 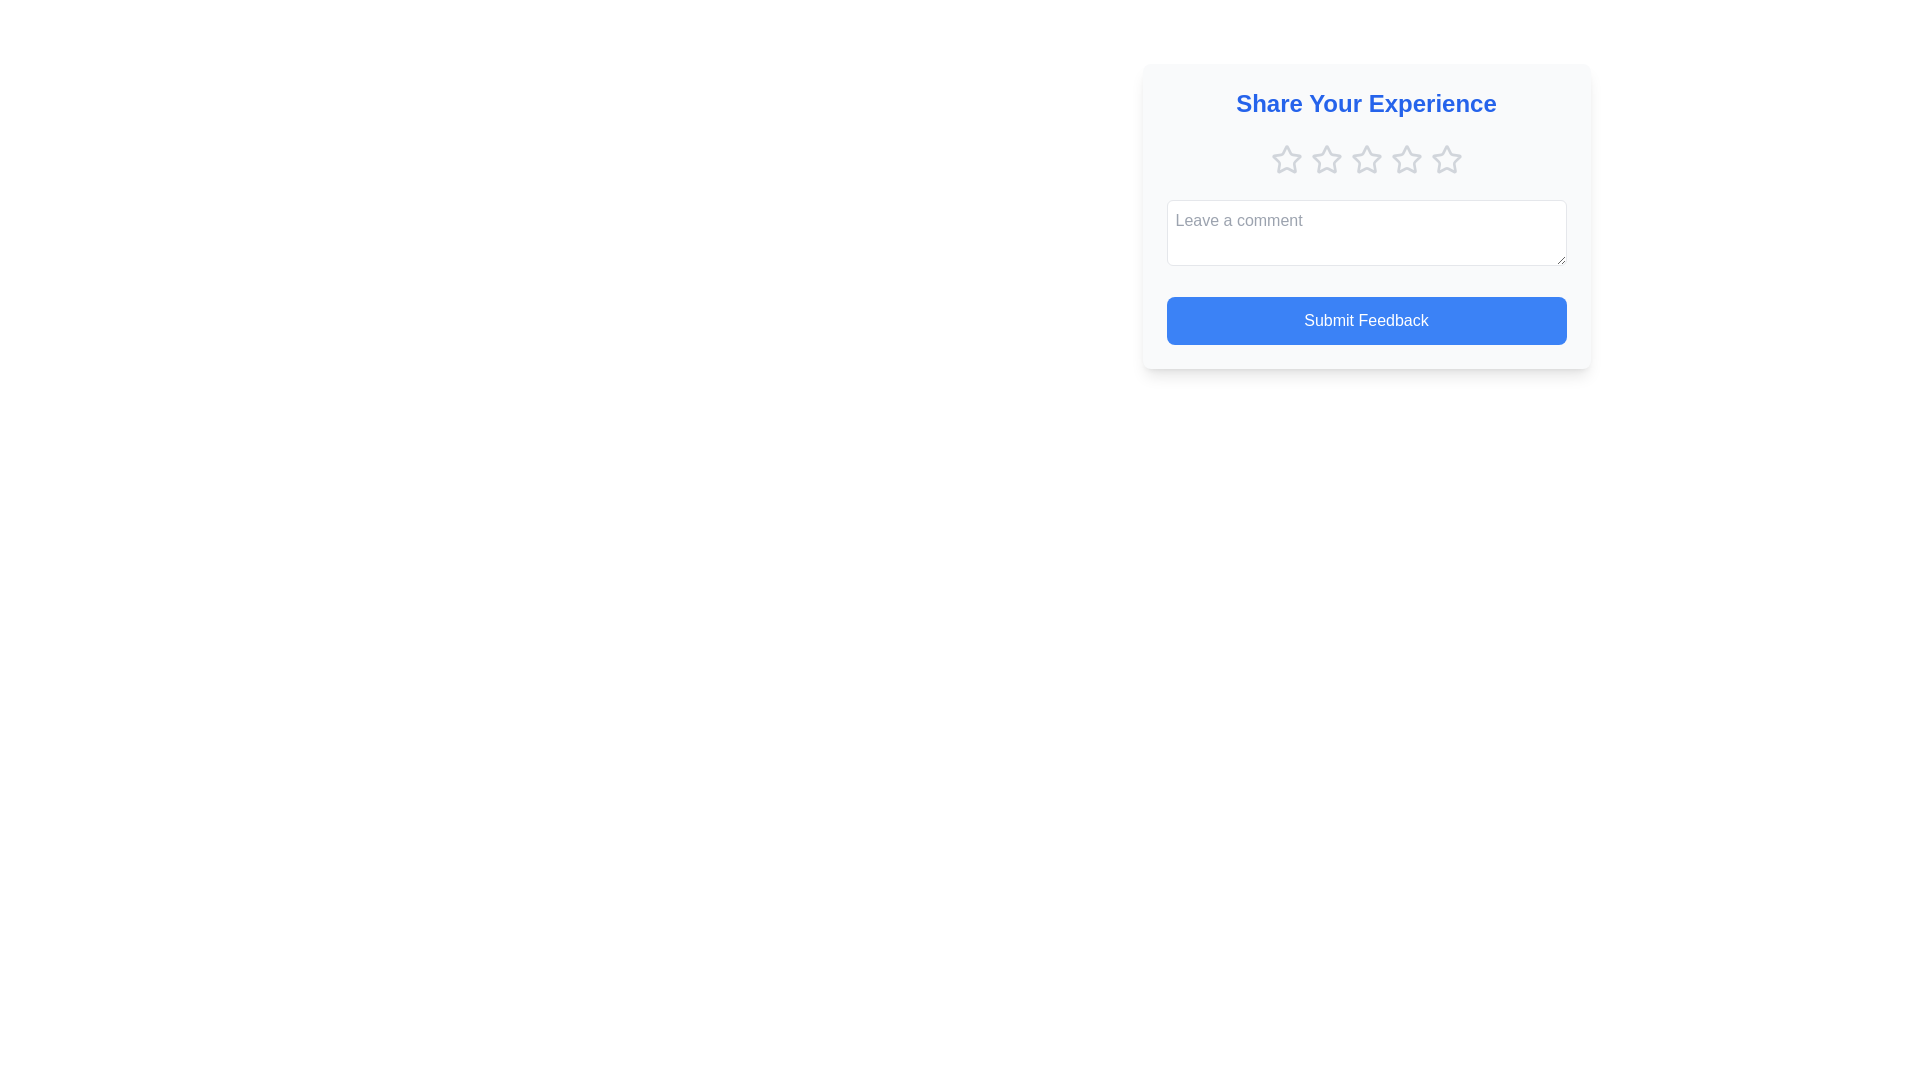 I want to click on the fourth star icon in the rating interface, so click(x=1405, y=158).